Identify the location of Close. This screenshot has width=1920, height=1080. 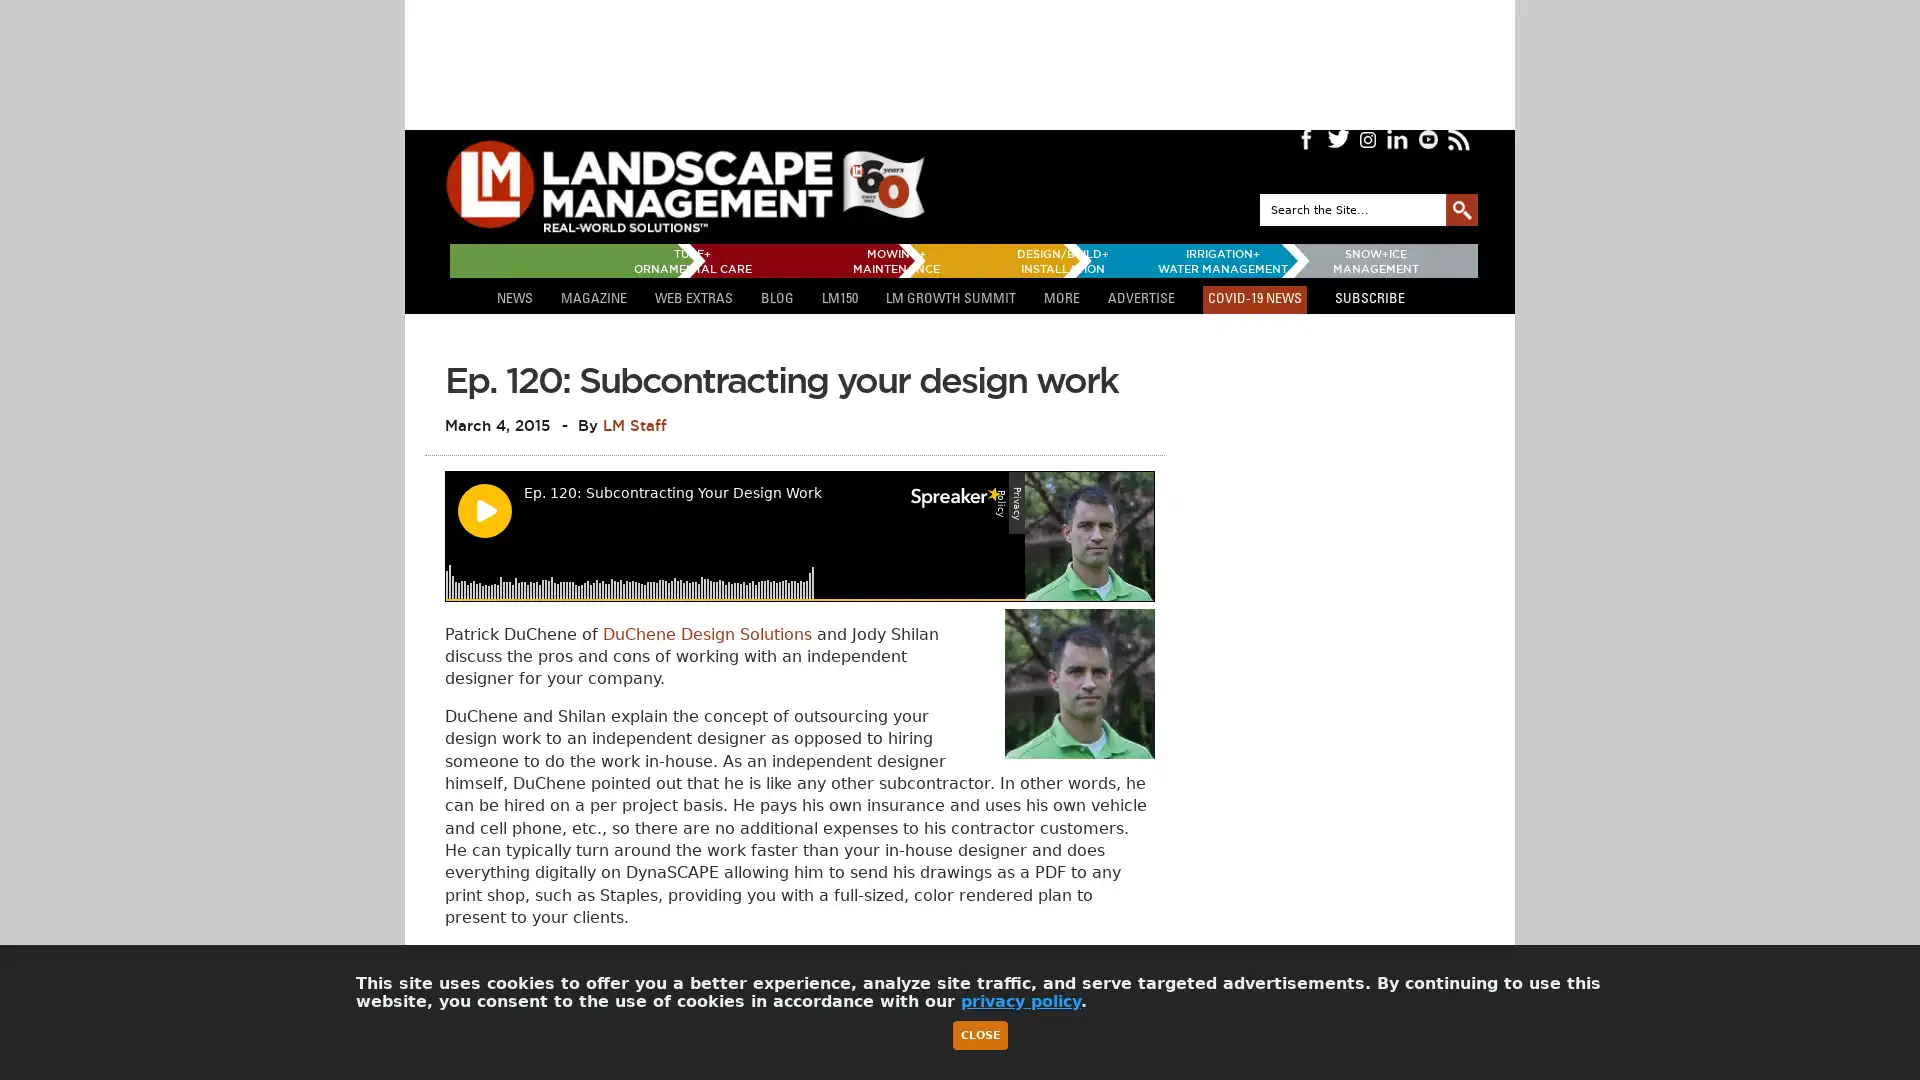
(979, 1035).